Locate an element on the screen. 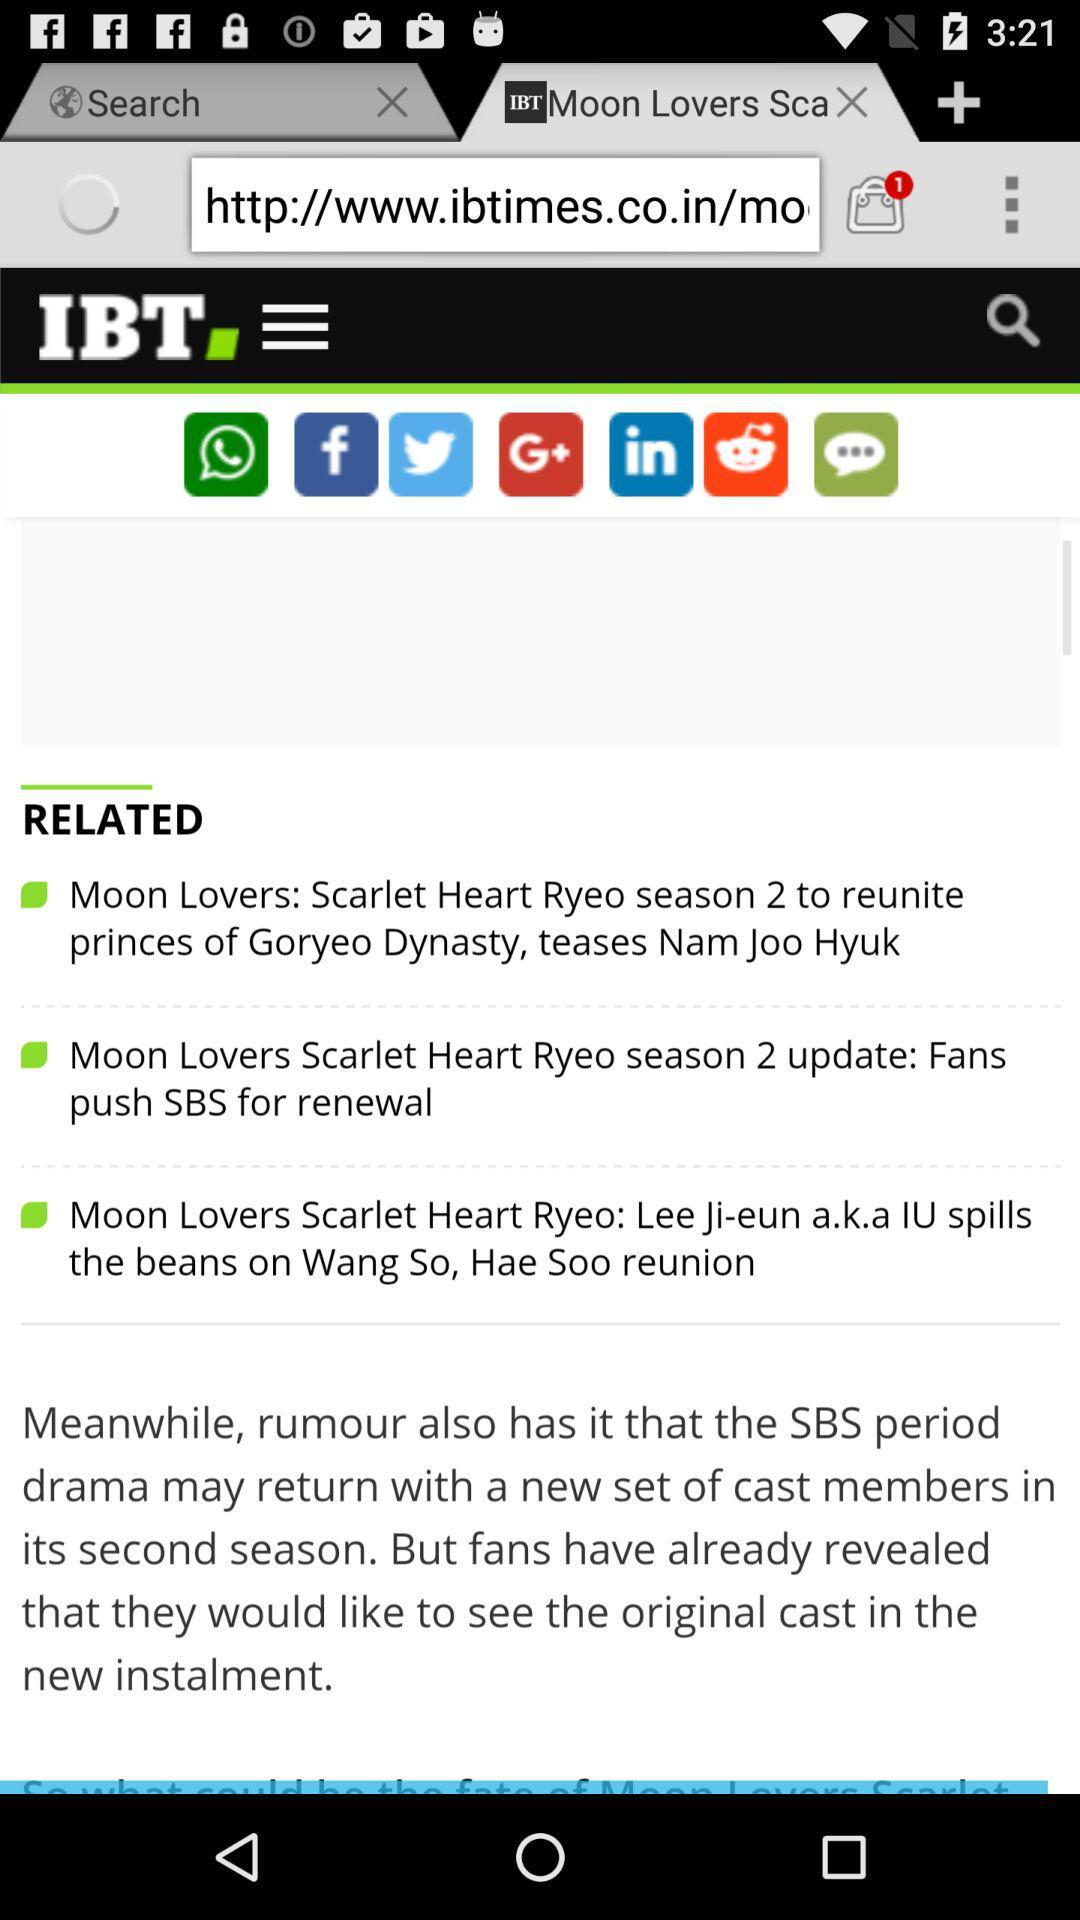 The image size is (1080, 1920). the add icon is located at coordinates (957, 108).